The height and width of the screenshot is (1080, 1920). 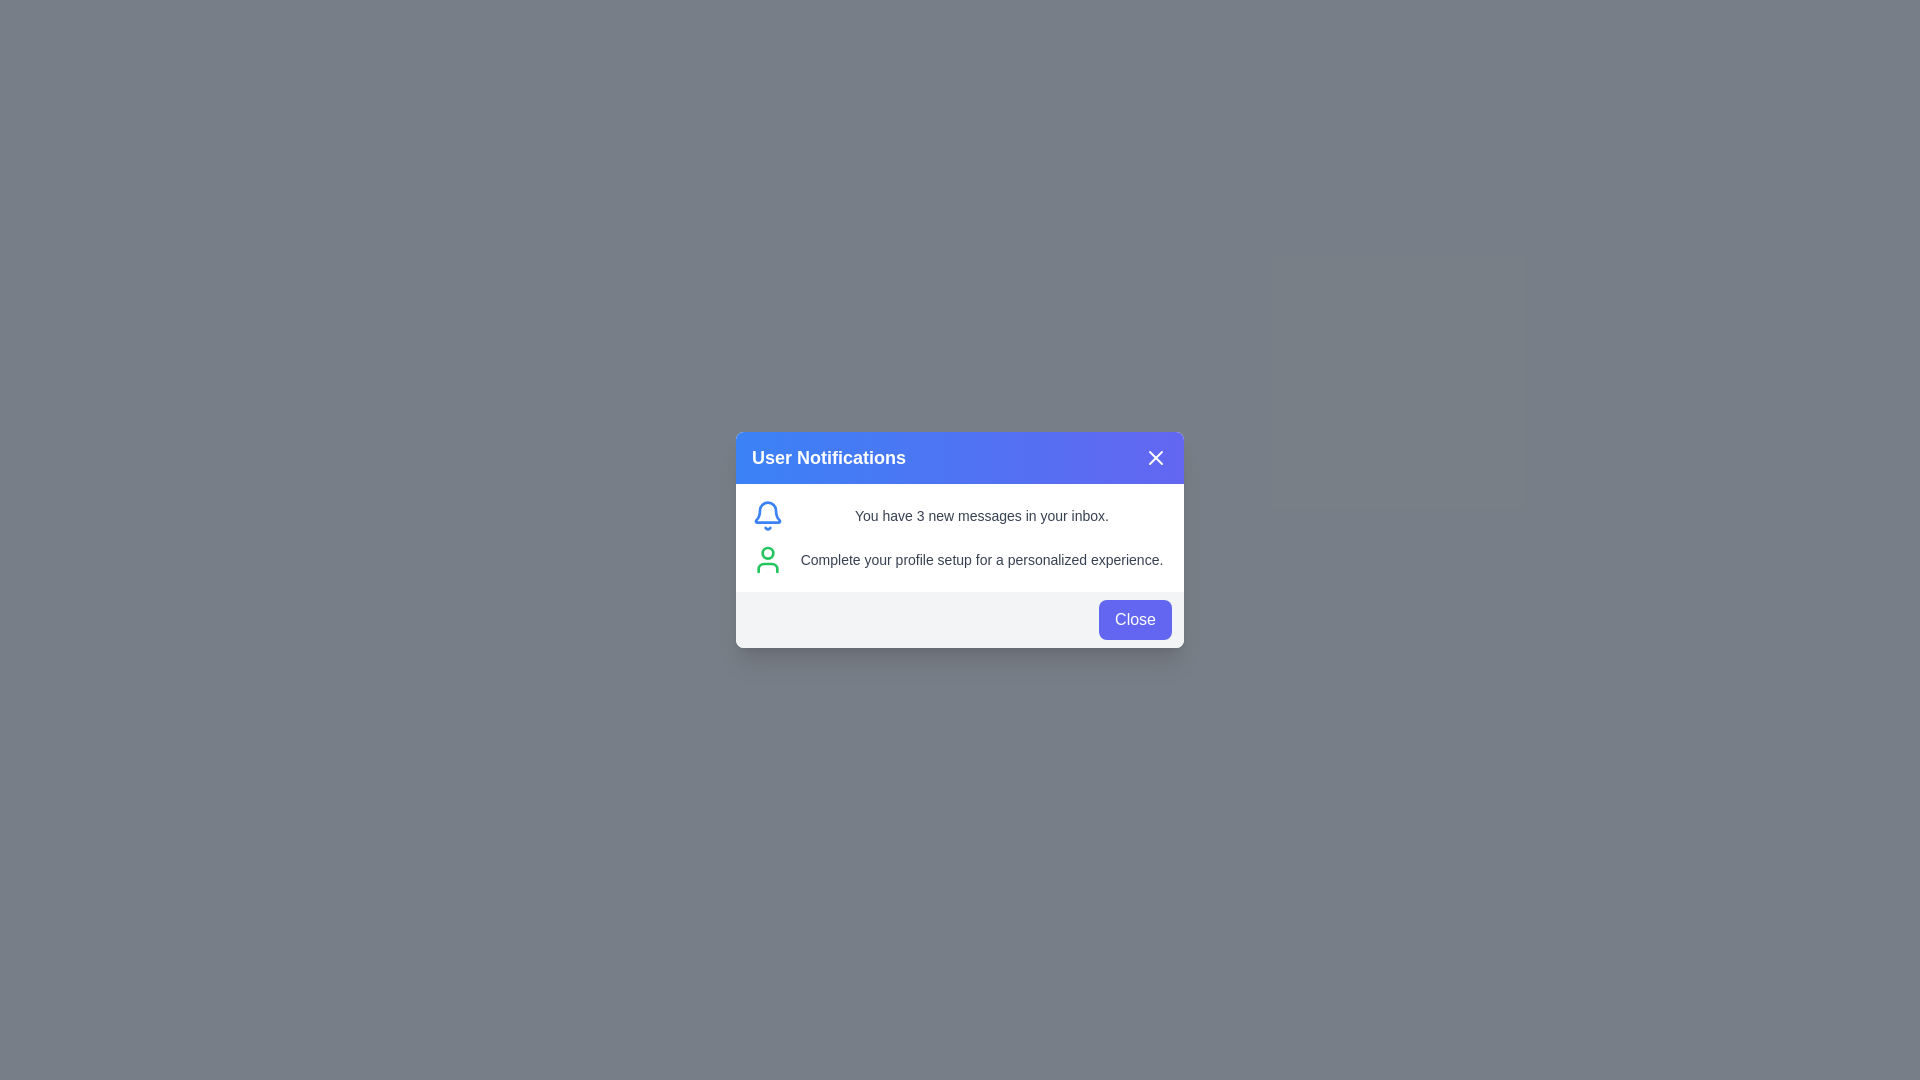 What do you see at coordinates (982, 515) in the screenshot?
I see `the notification text indicating the number of unread messages located on the right side of a bell-shaped icon within a notification card, positioned in the upper section of the notification interface` at bounding box center [982, 515].